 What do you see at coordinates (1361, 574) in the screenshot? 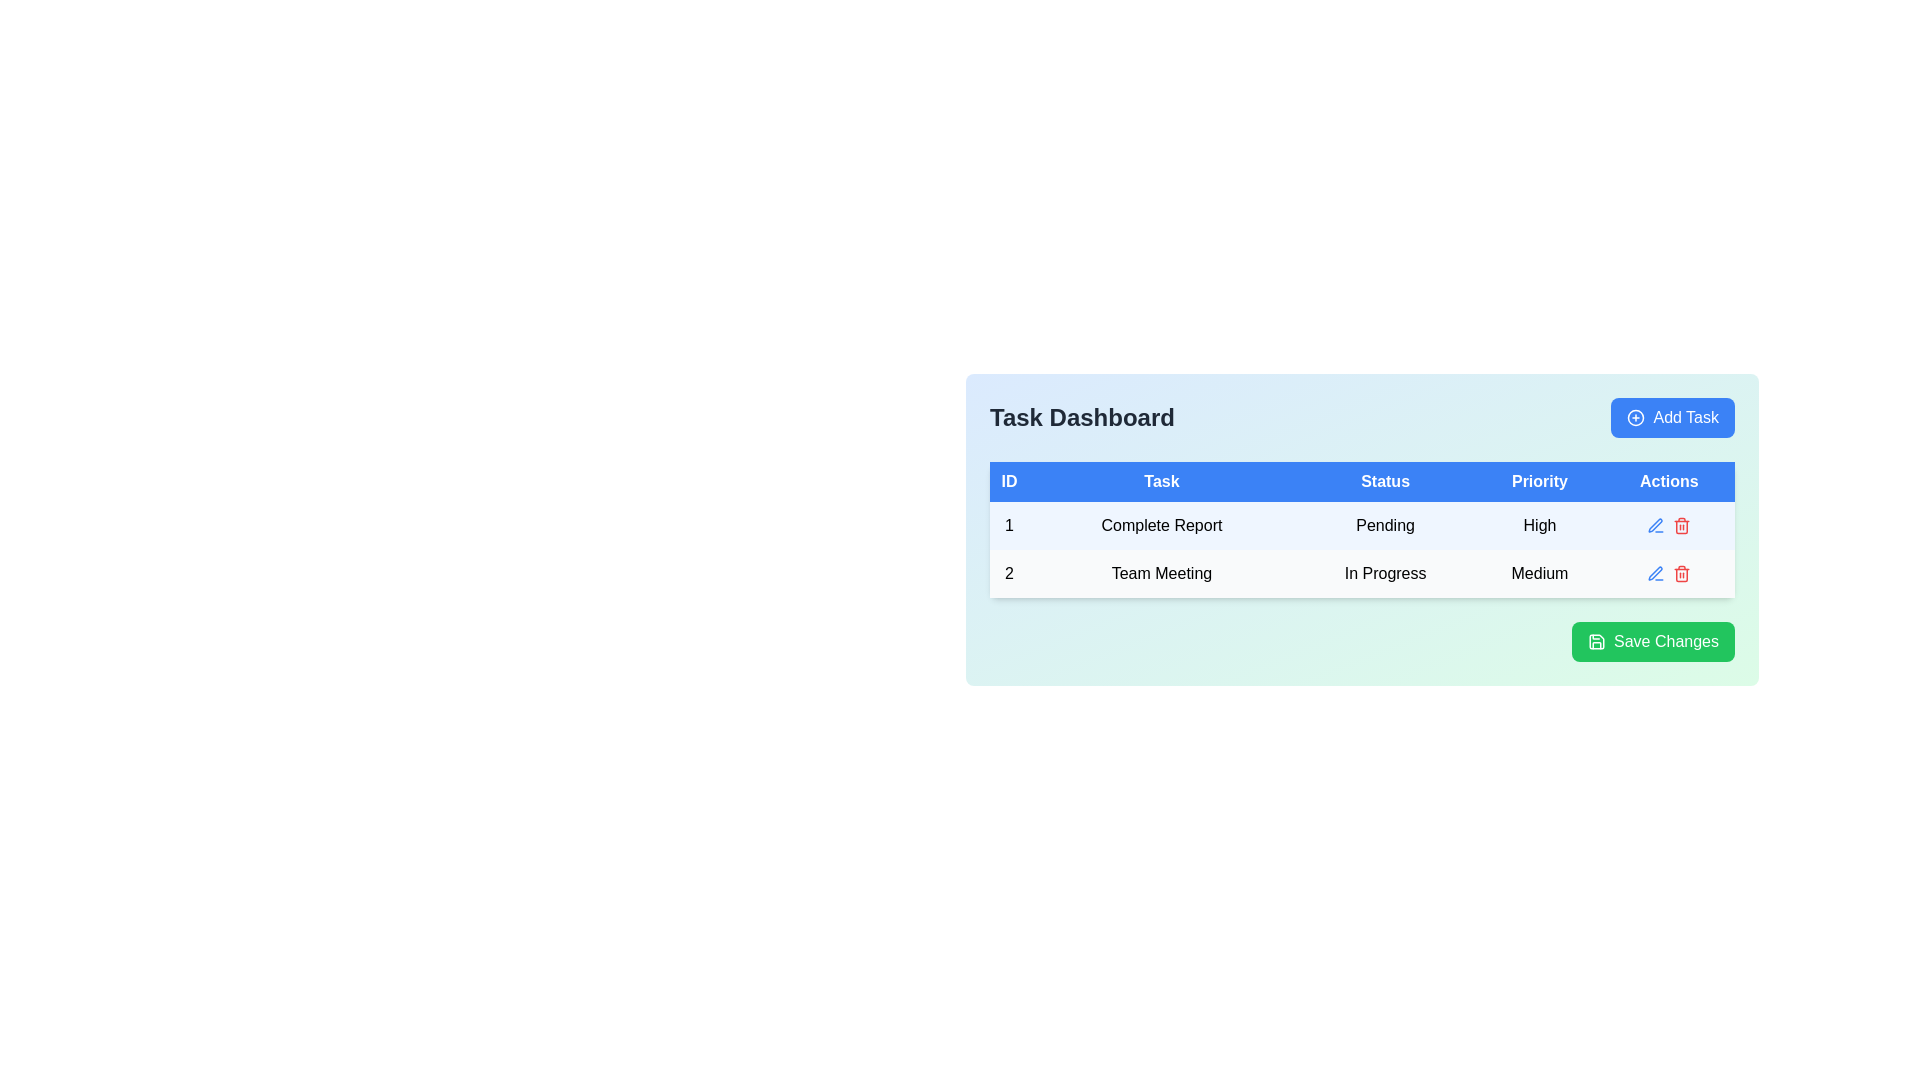
I see `the second row of the task dashboard table which contains the task 'Team Meeting' and its details including status and priority` at bounding box center [1361, 574].